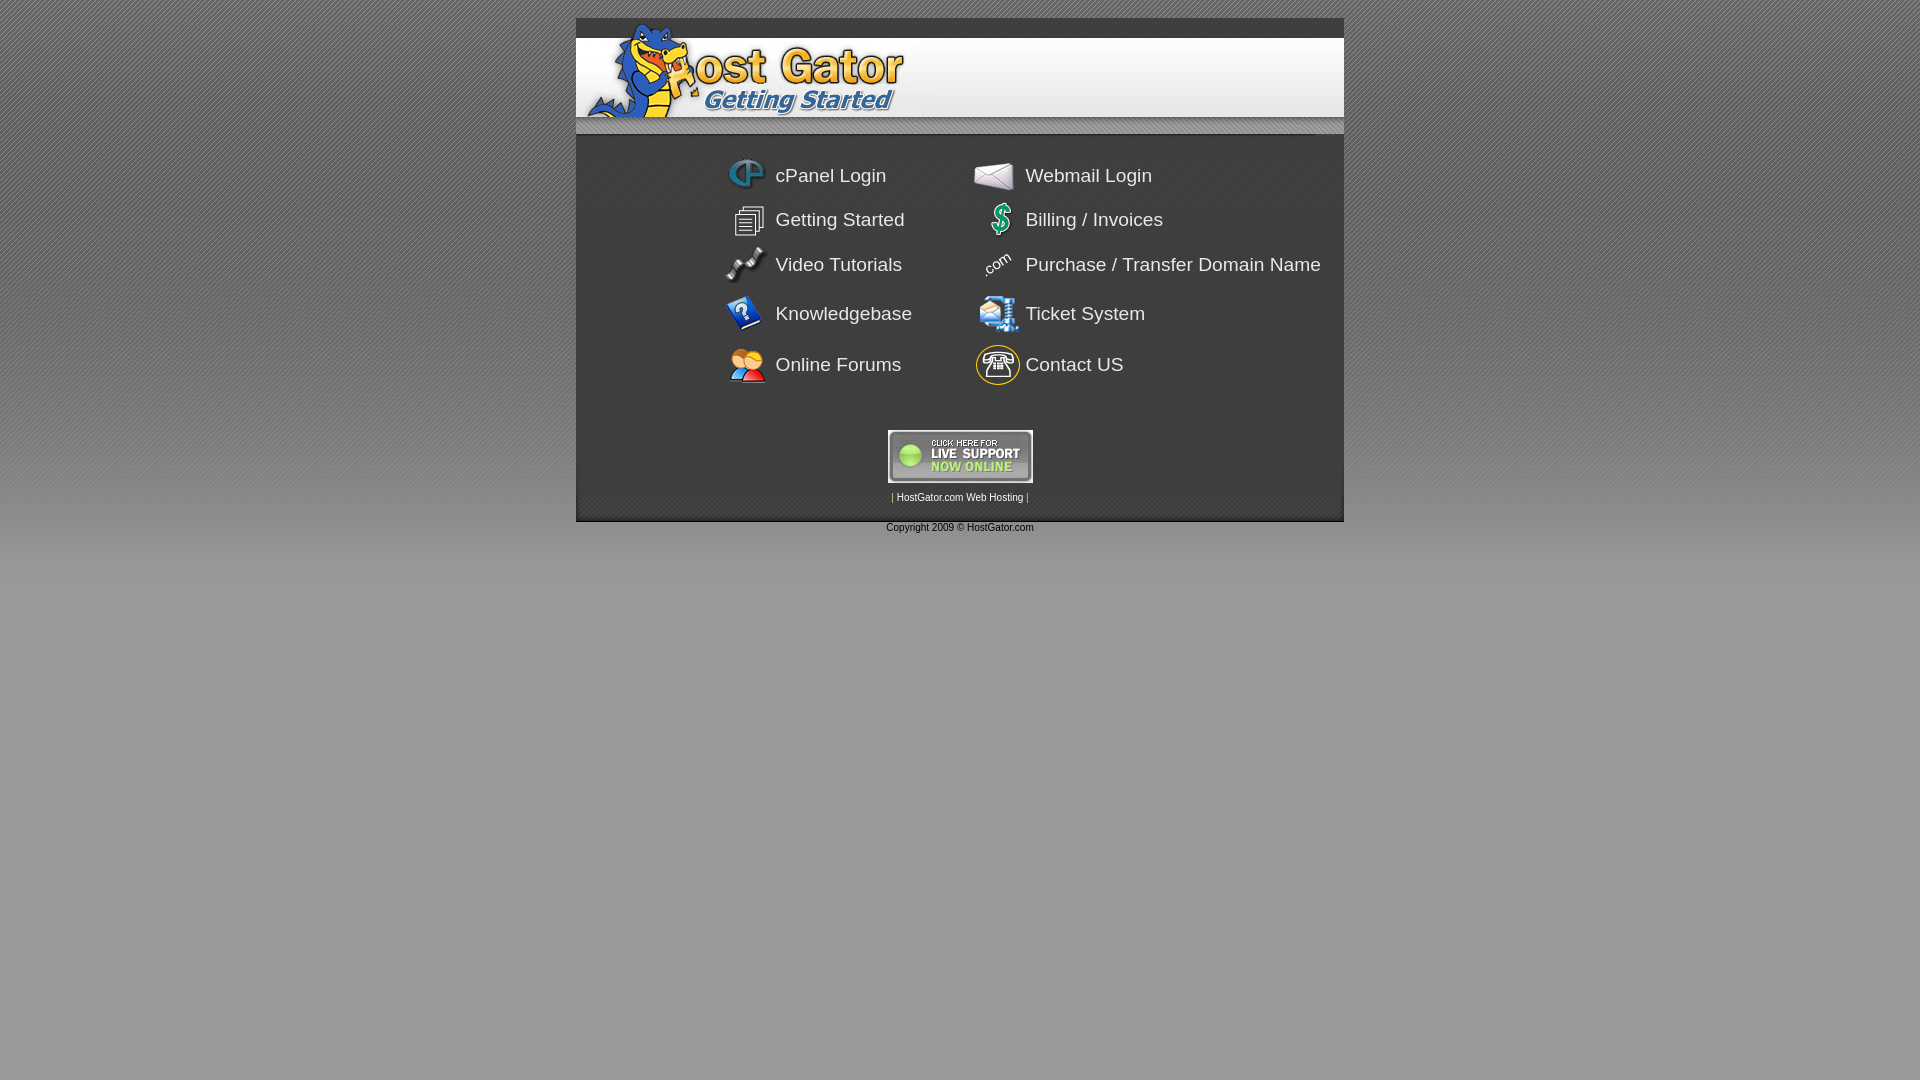 This screenshot has height=1080, width=1920. Describe the element at coordinates (1073, 364) in the screenshot. I see `'Contact US'` at that location.